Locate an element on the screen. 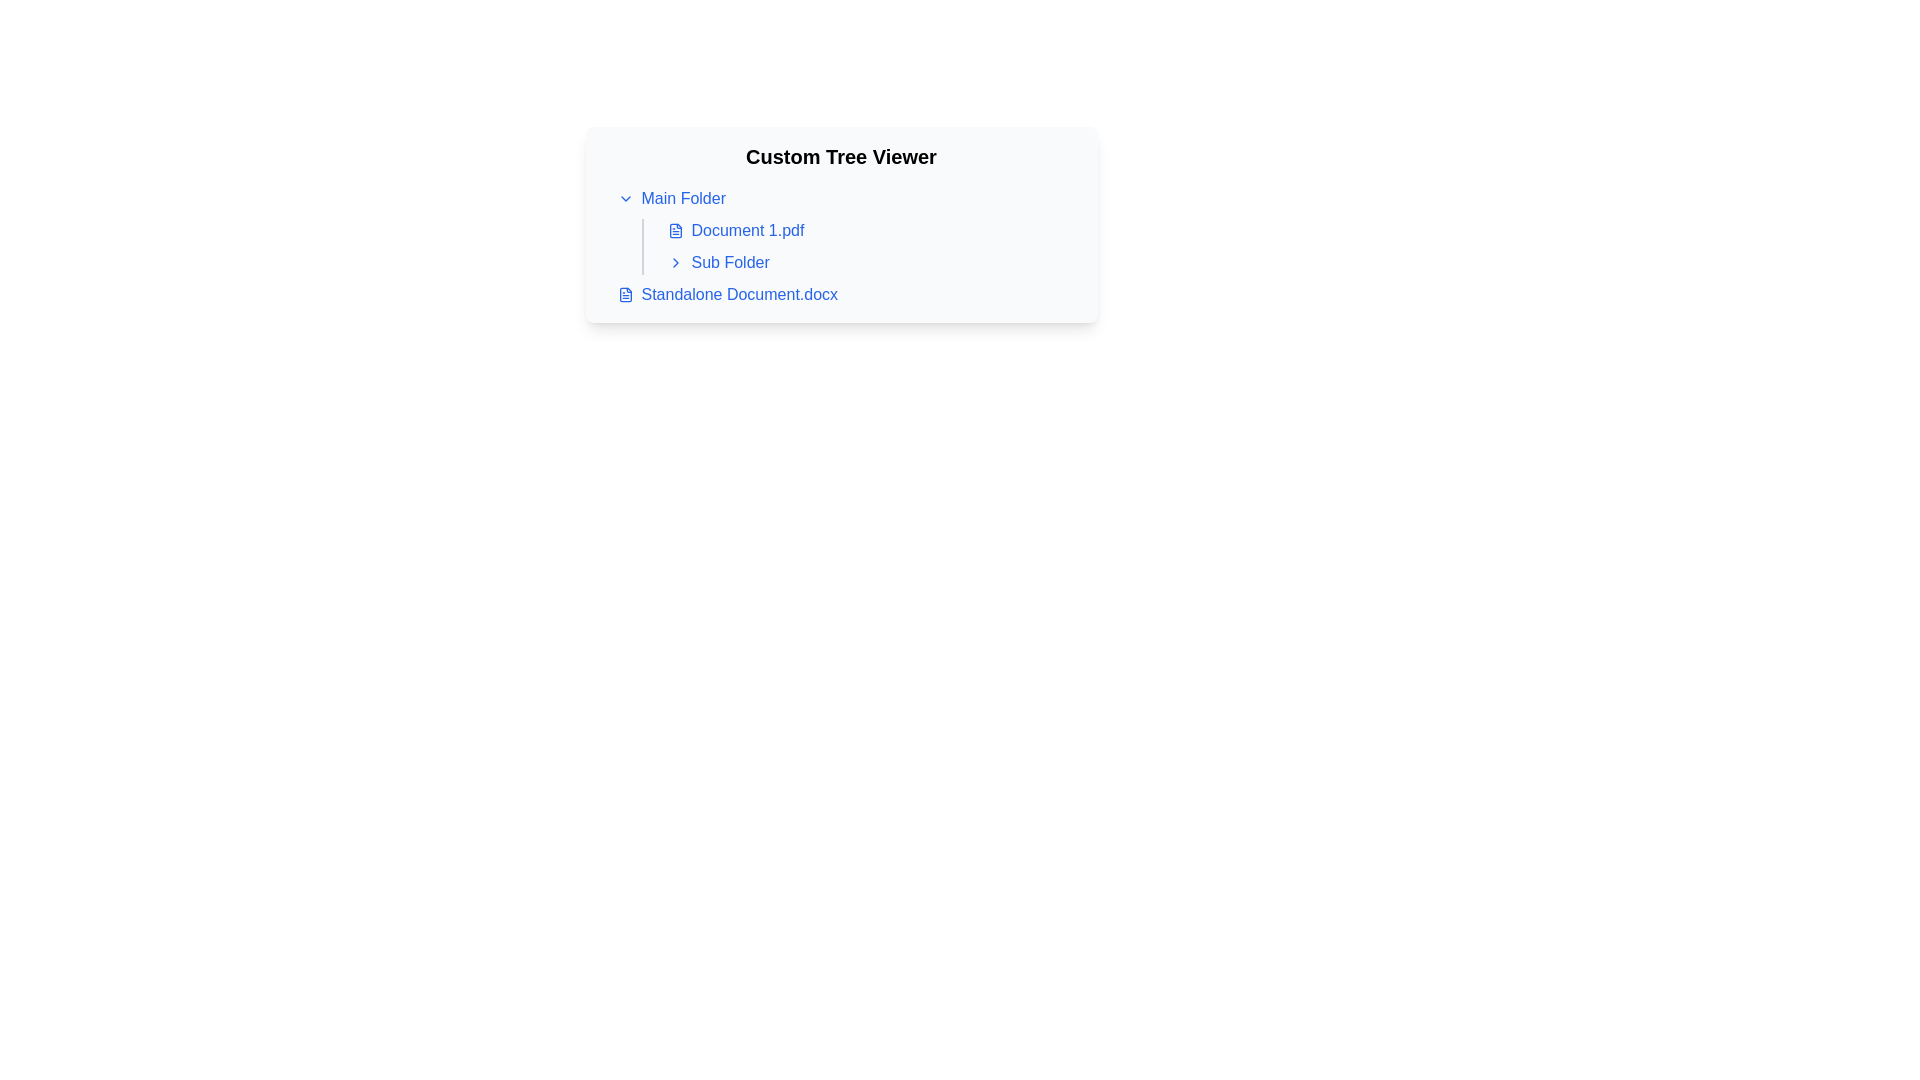 The height and width of the screenshot is (1080, 1920). the outlined vector graphic icon representing a document, which is located to the left of the text label 'Standalone Document.docx' is located at coordinates (624, 294).